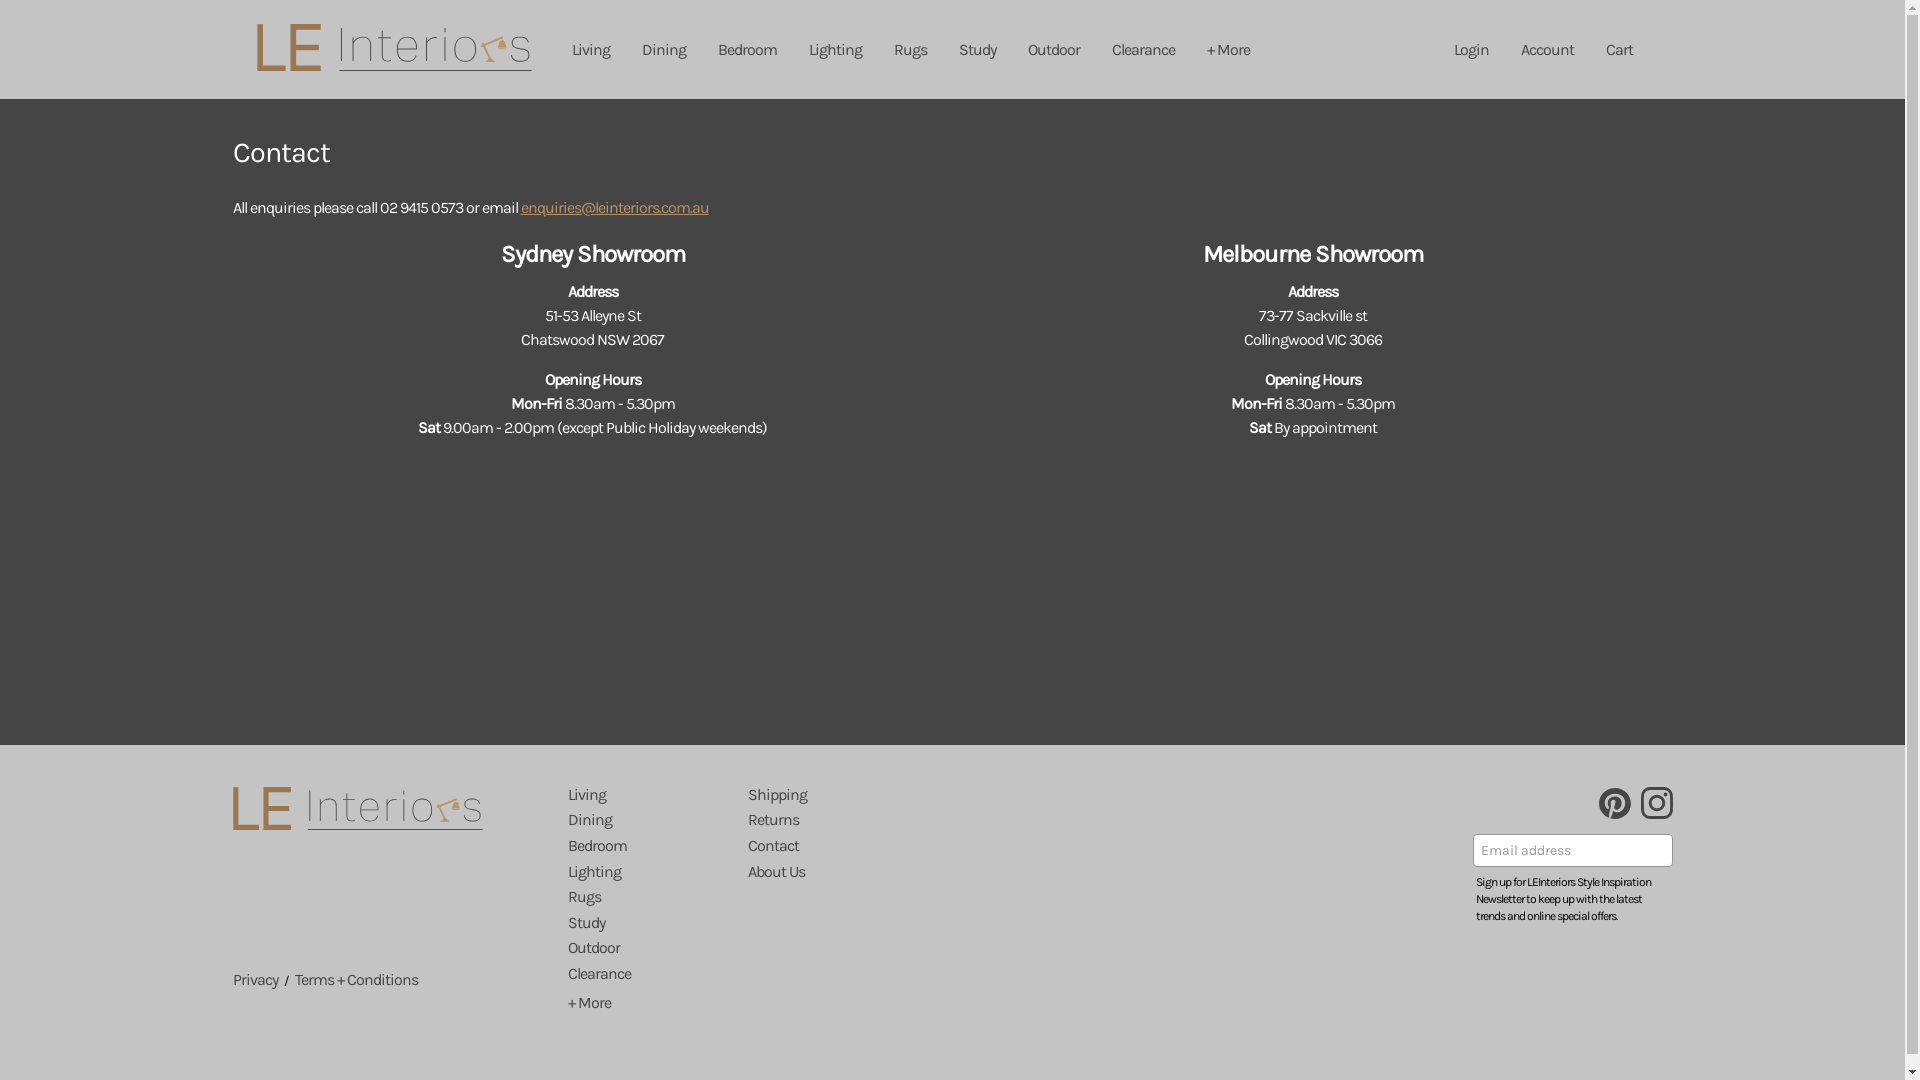  What do you see at coordinates (585, 793) in the screenshot?
I see `'Living'` at bounding box center [585, 793].